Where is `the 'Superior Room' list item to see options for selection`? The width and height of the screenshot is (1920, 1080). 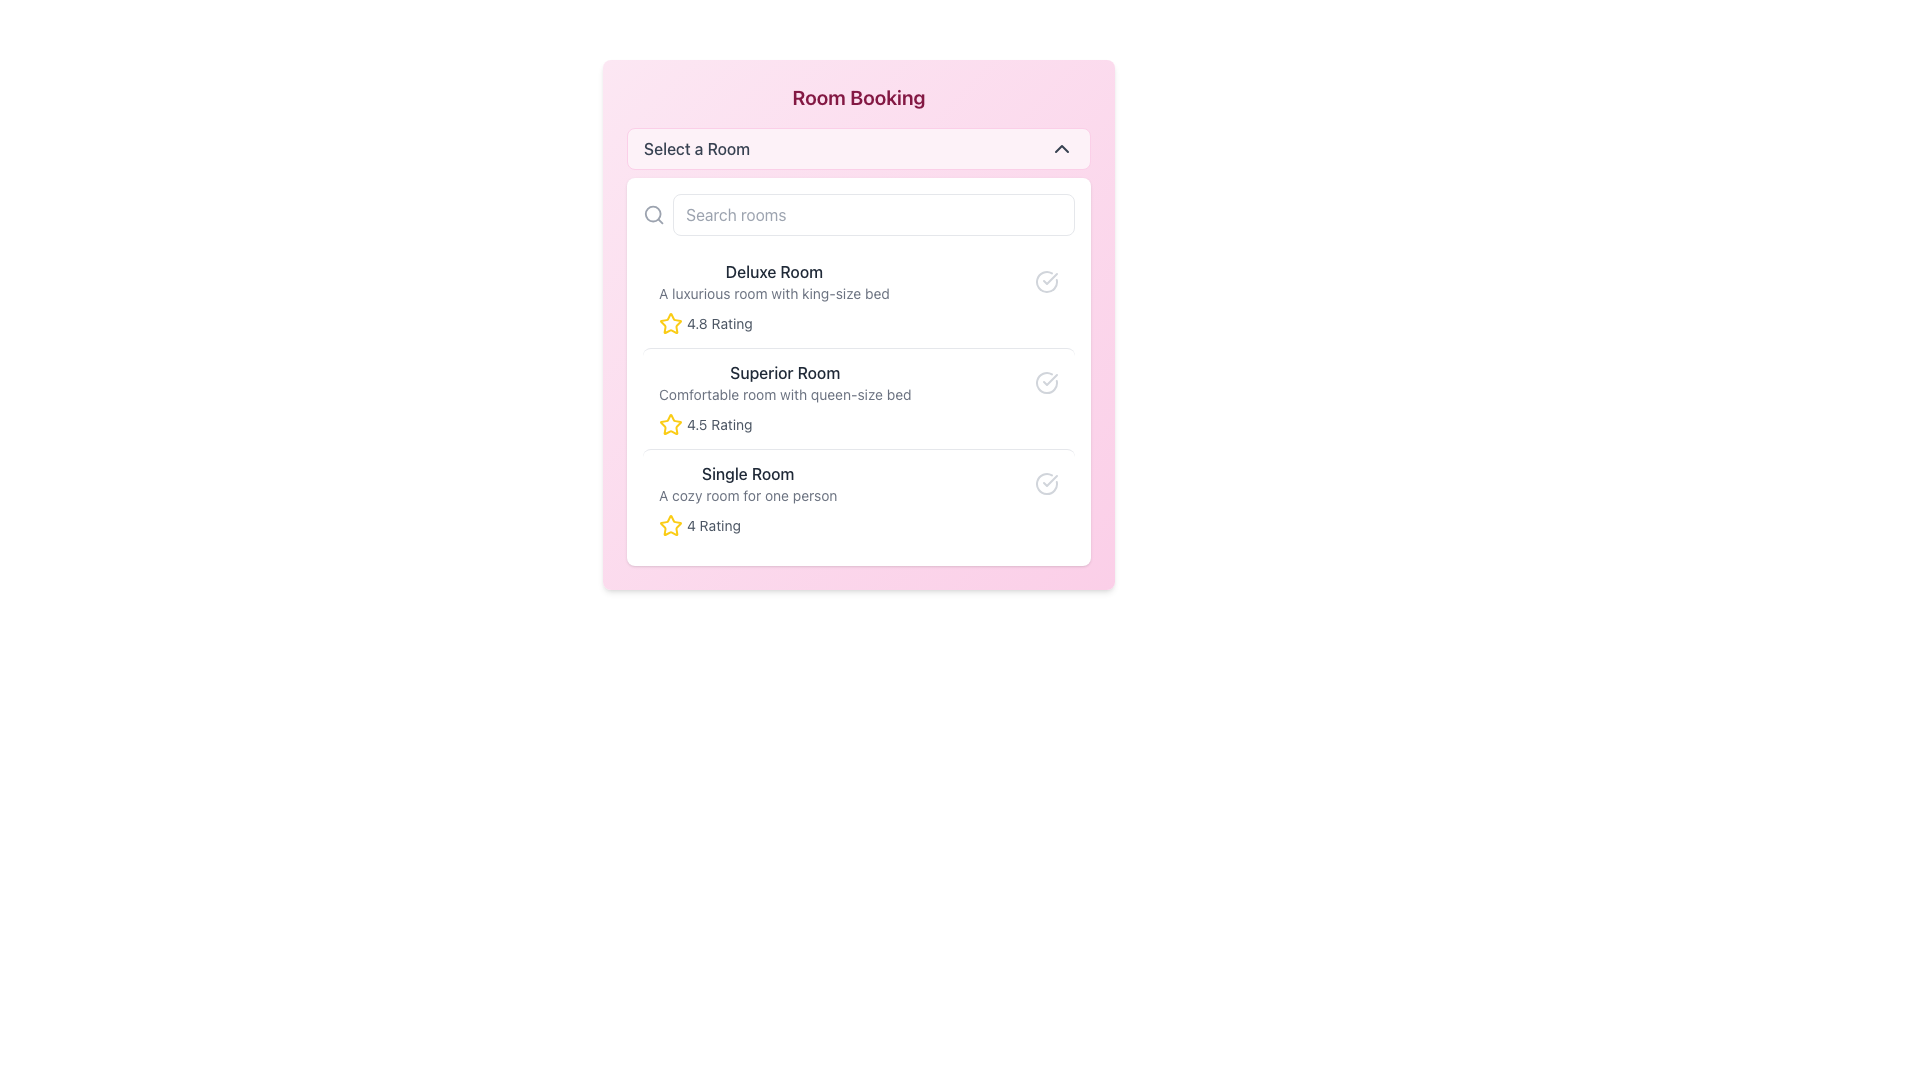 the 'Superior Room' list item to see options for selection is located at coordinates (859, 382).